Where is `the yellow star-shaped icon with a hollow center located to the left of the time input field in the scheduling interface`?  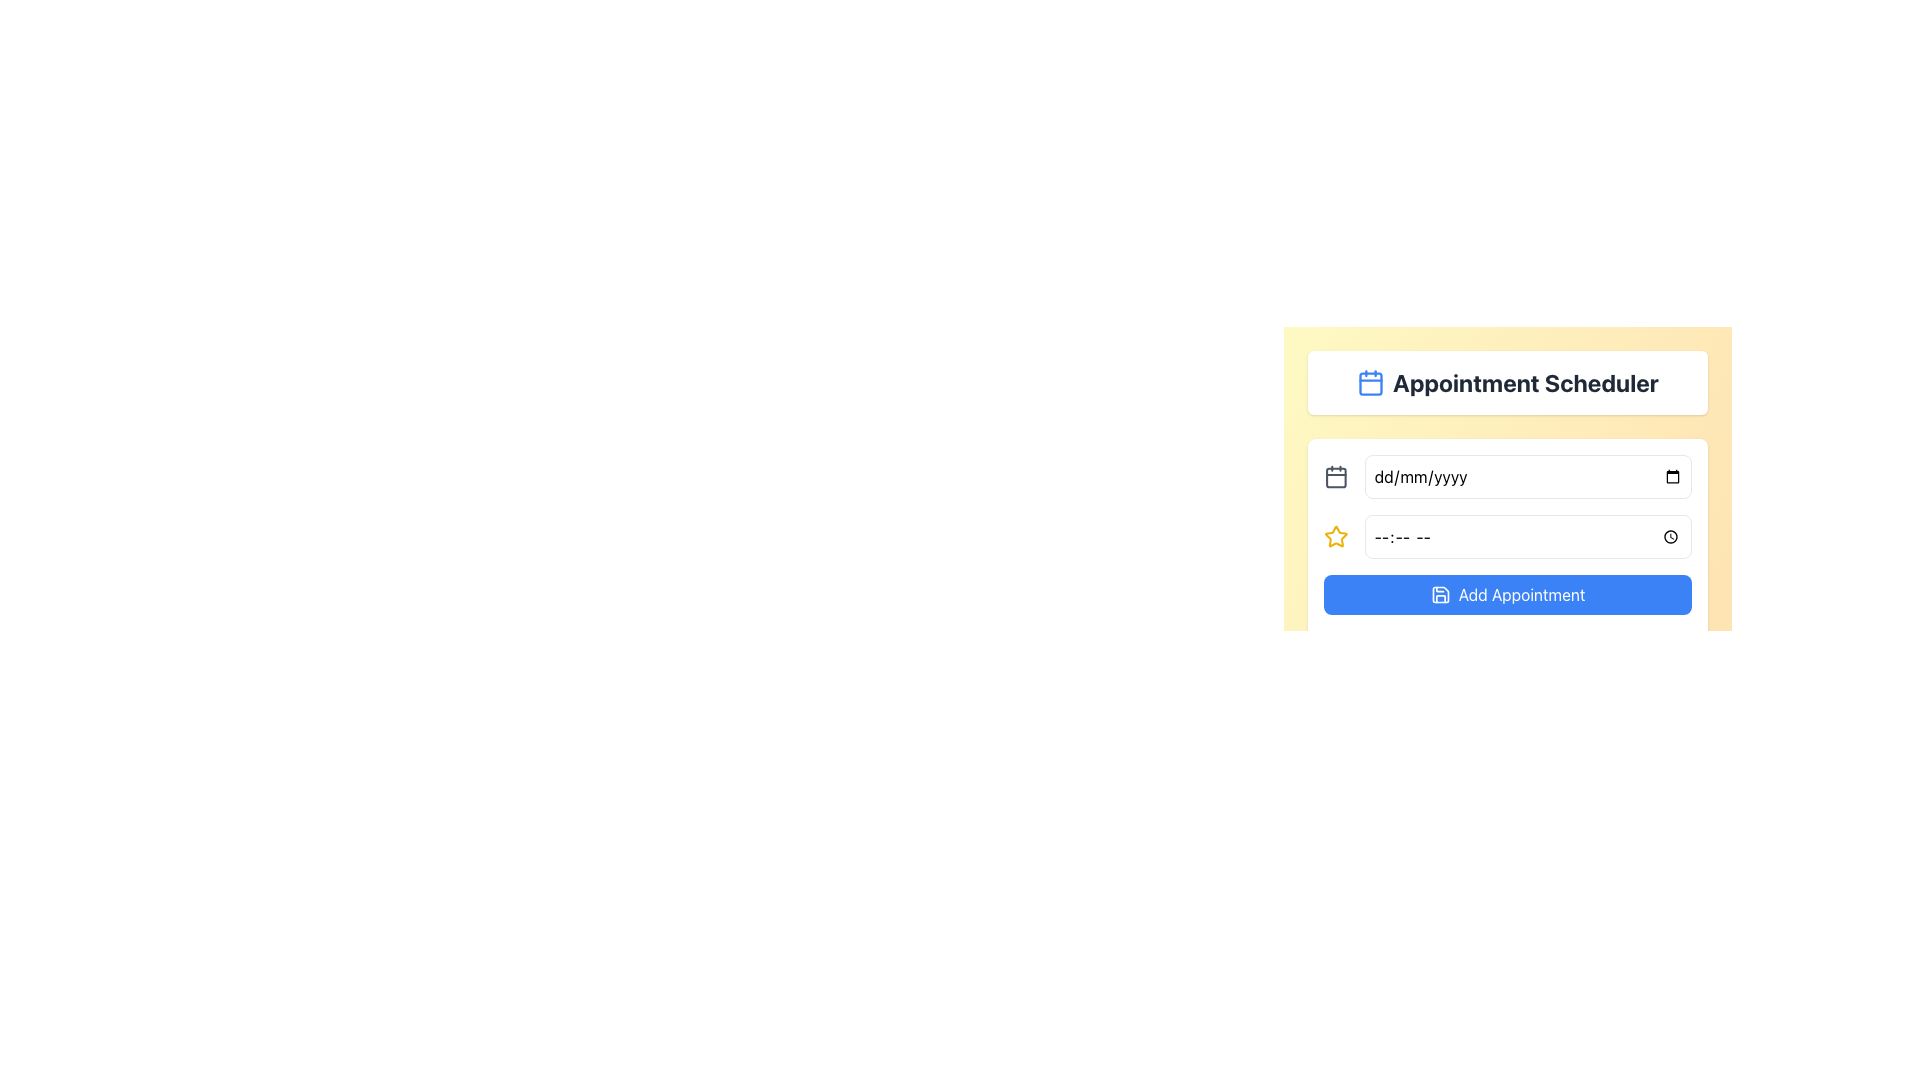
the yellow star-shaped icon with a hollow center located to the left of the time input field in the scheduling interface is located at coordinates (1336, 535).